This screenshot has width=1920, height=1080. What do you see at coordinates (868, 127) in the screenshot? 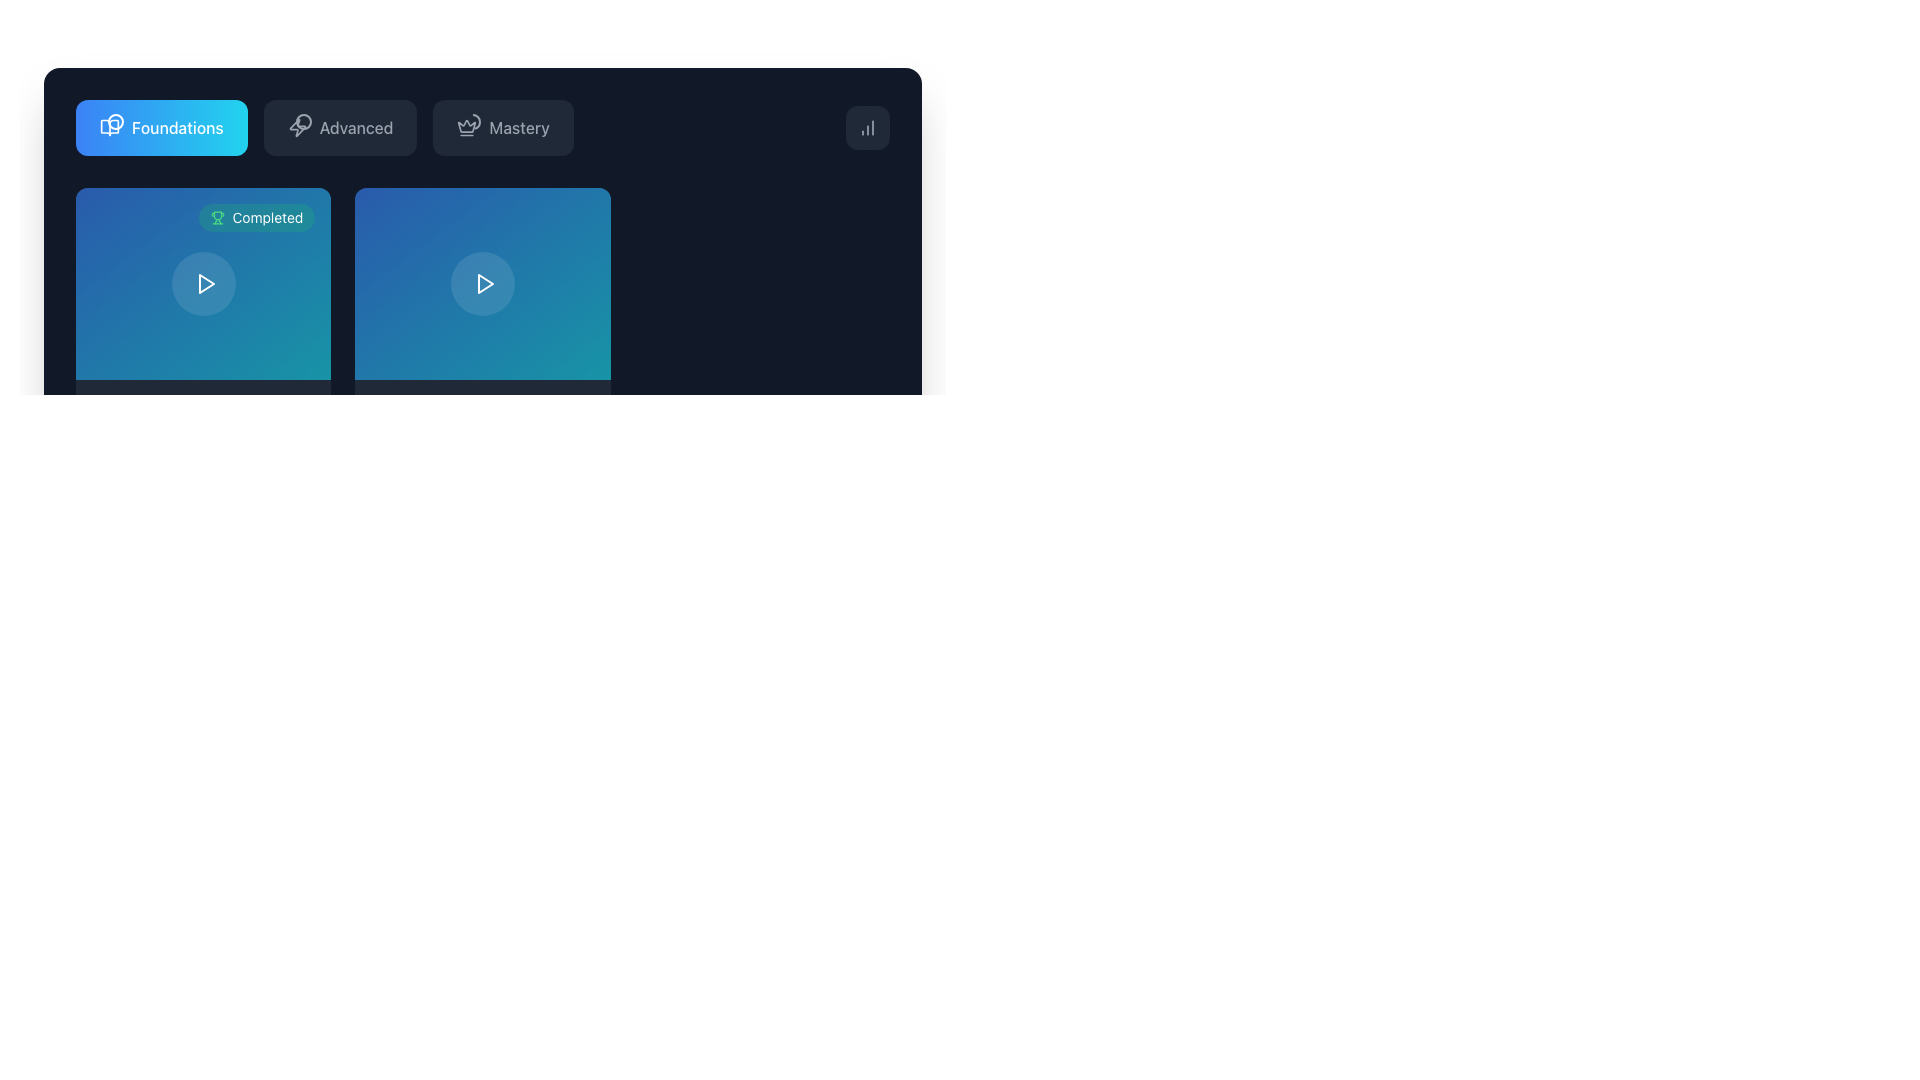
I see `the button in the top-right corner of the interface that resembles a bar chart` at bounding box center [868, 127].